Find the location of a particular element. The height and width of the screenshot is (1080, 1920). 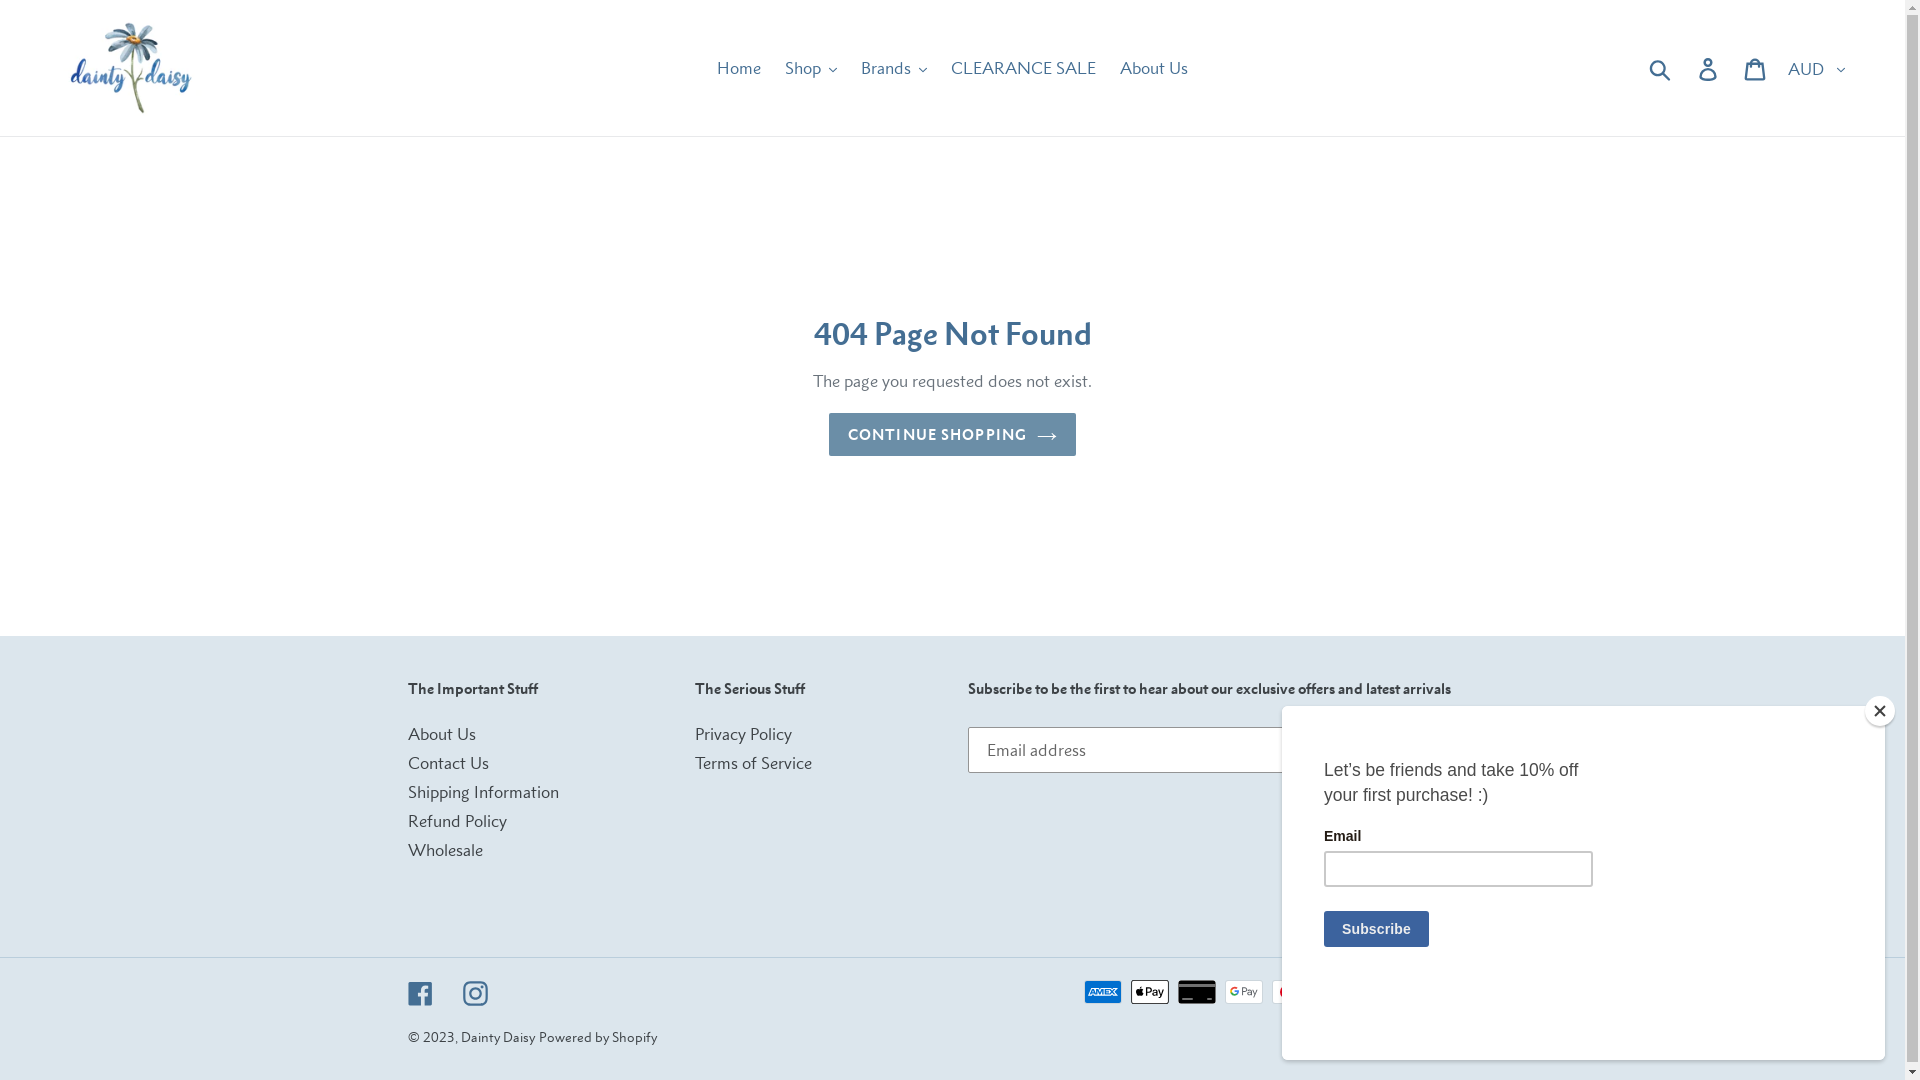

'Powered by Shopify' is located at coordinates (595, 1036).